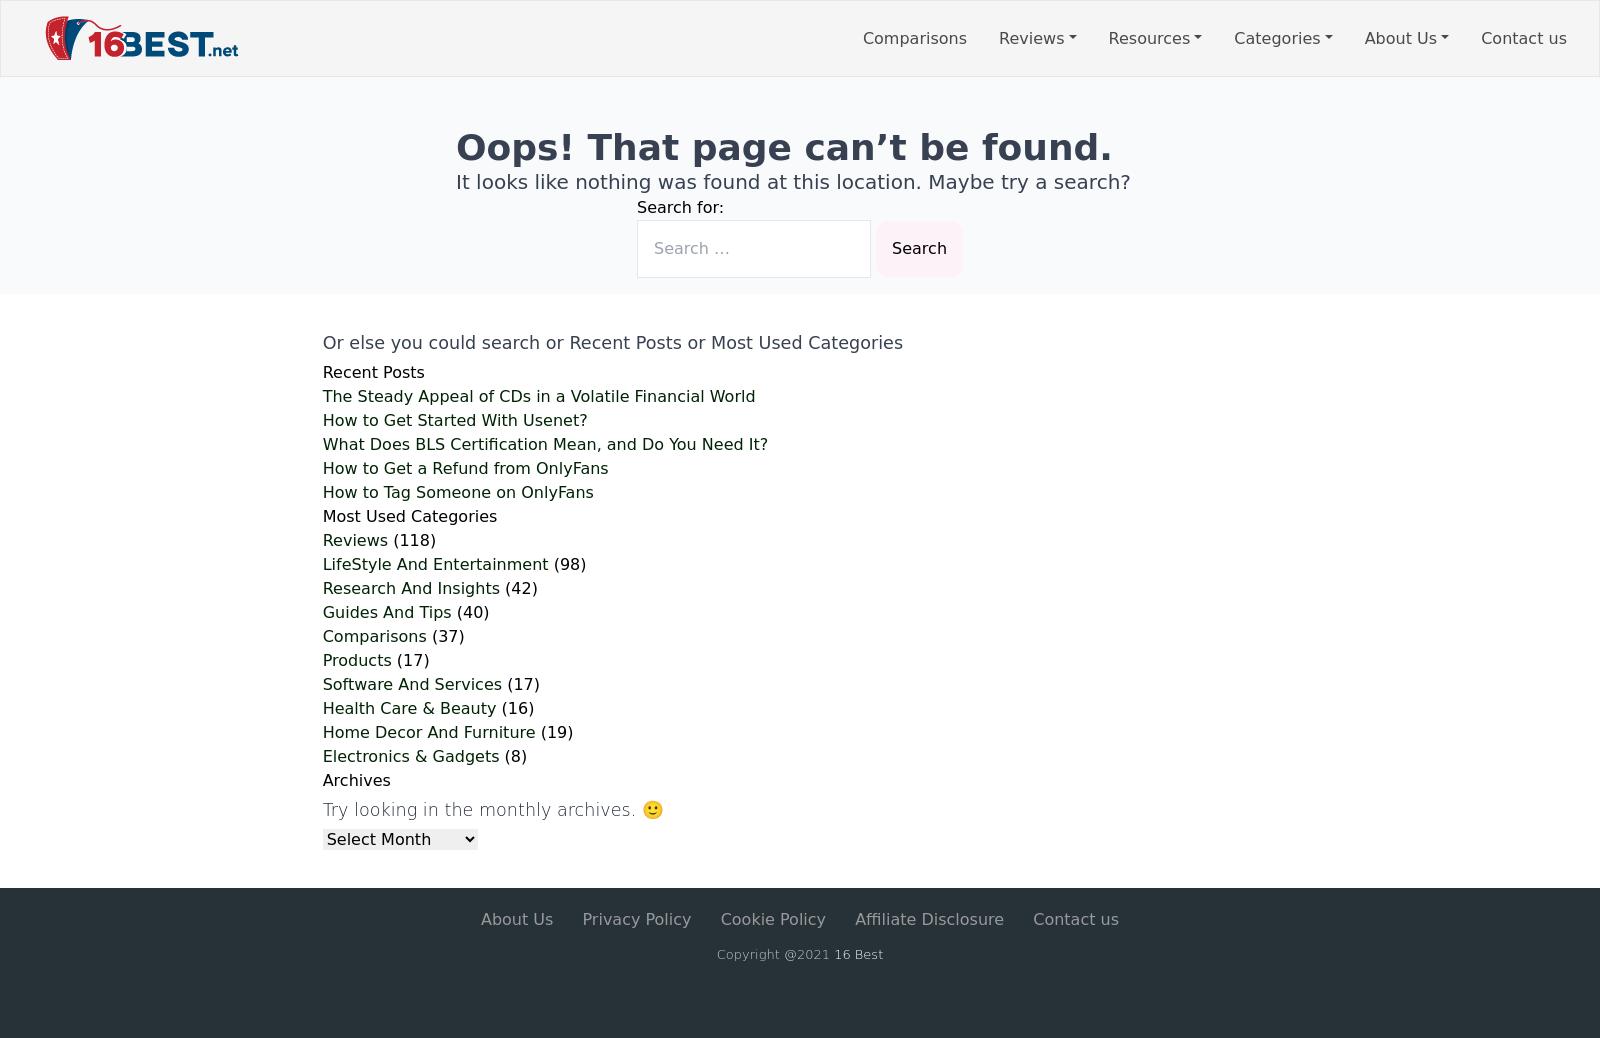 The height and width of the screenshot is (1038, 1600). I want to click on '(98)', so click(547, 563).